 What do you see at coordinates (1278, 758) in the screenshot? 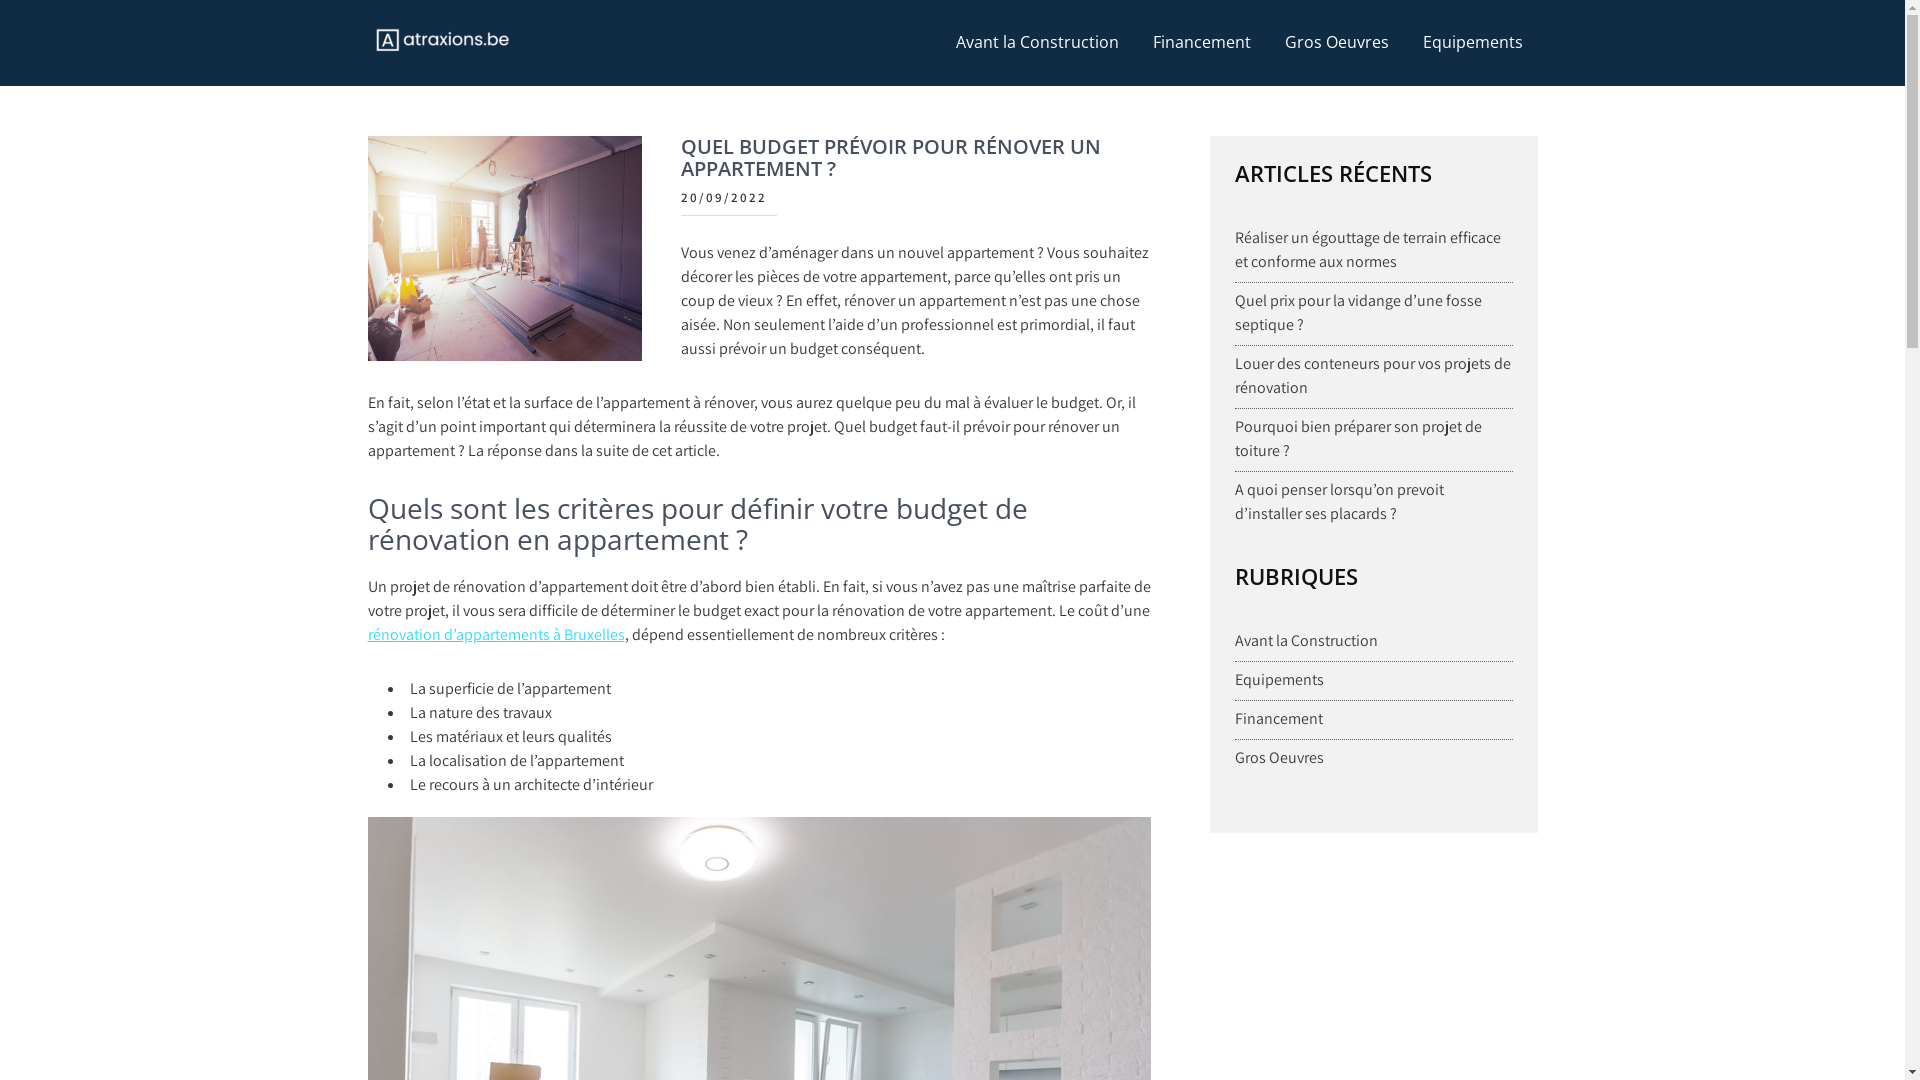
I see `'Gros Oeuvres'` at bounding box center [1278, 758].